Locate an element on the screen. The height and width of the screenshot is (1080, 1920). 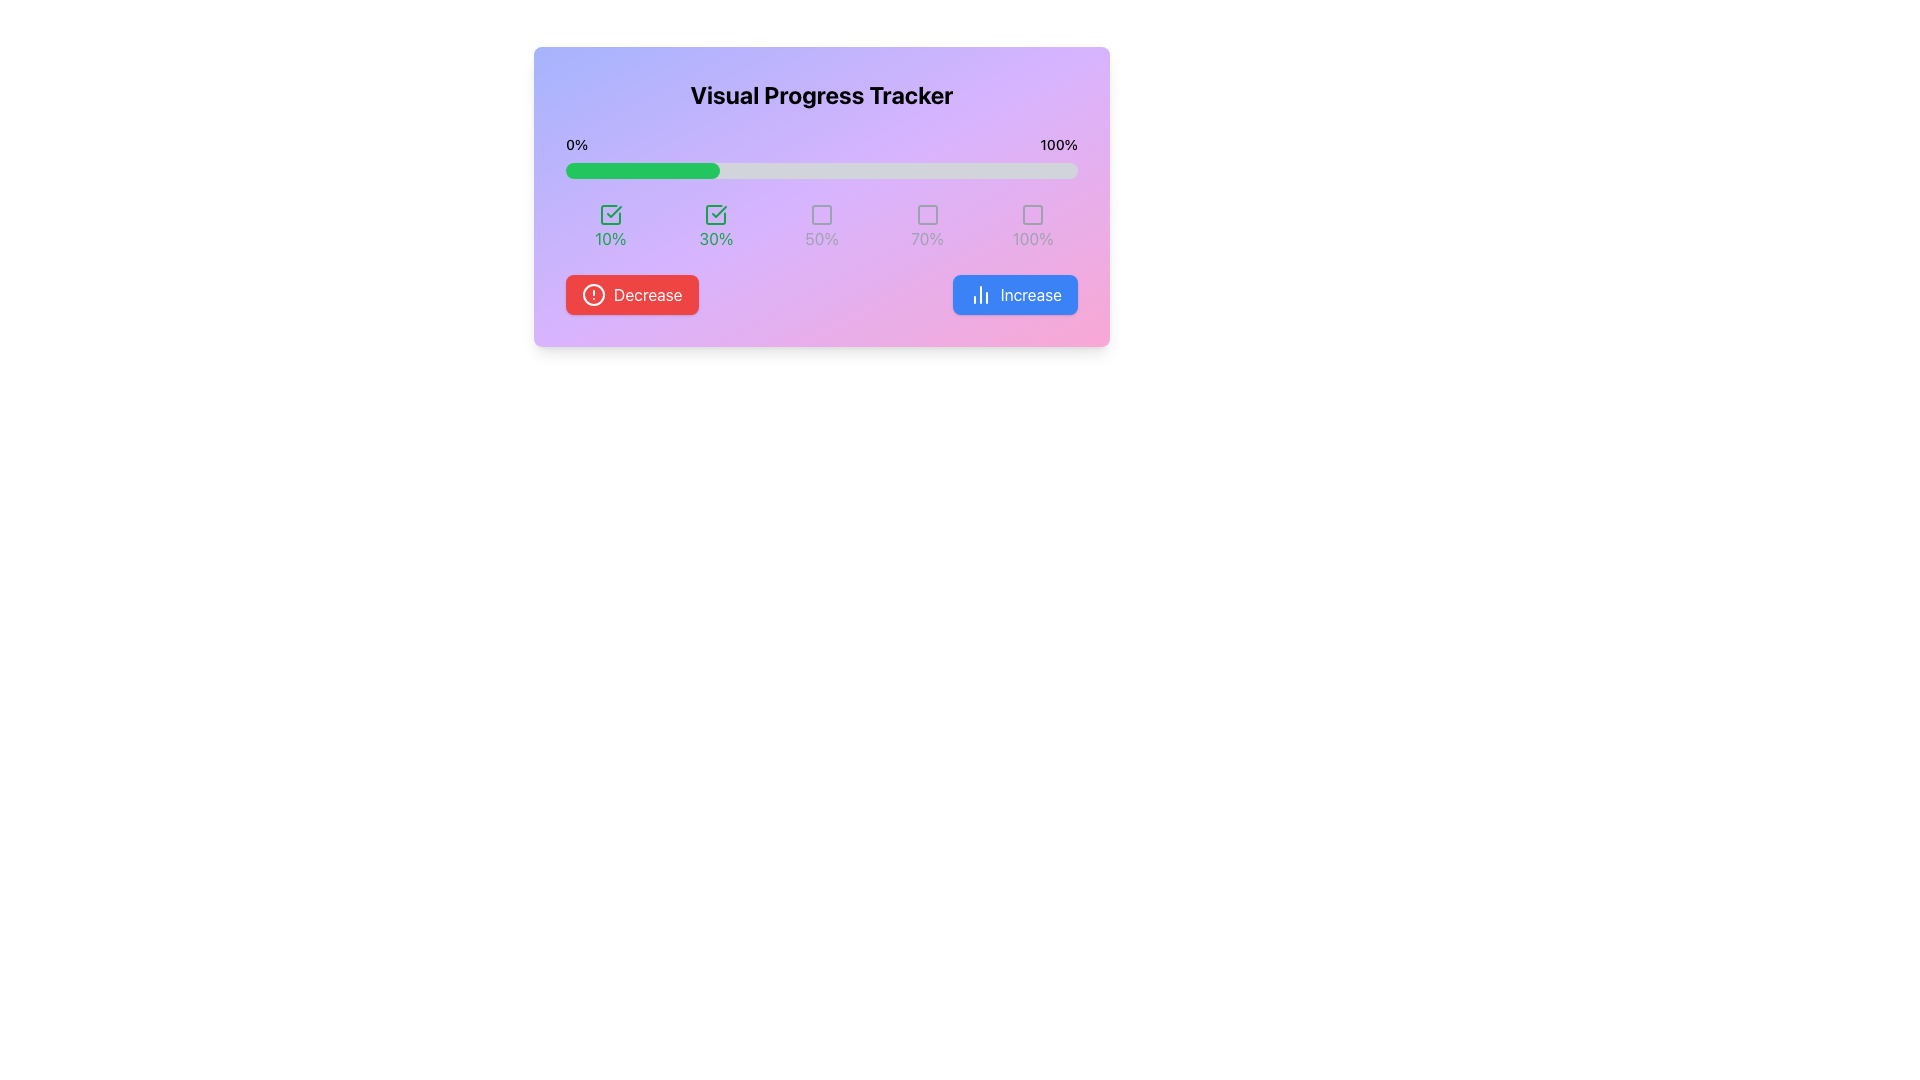
the outermost circle SVG graphic element that serves as a visual part of an icon, indicating status or alert, located near the bottom left of the interface is located at coordinates (593, 294).